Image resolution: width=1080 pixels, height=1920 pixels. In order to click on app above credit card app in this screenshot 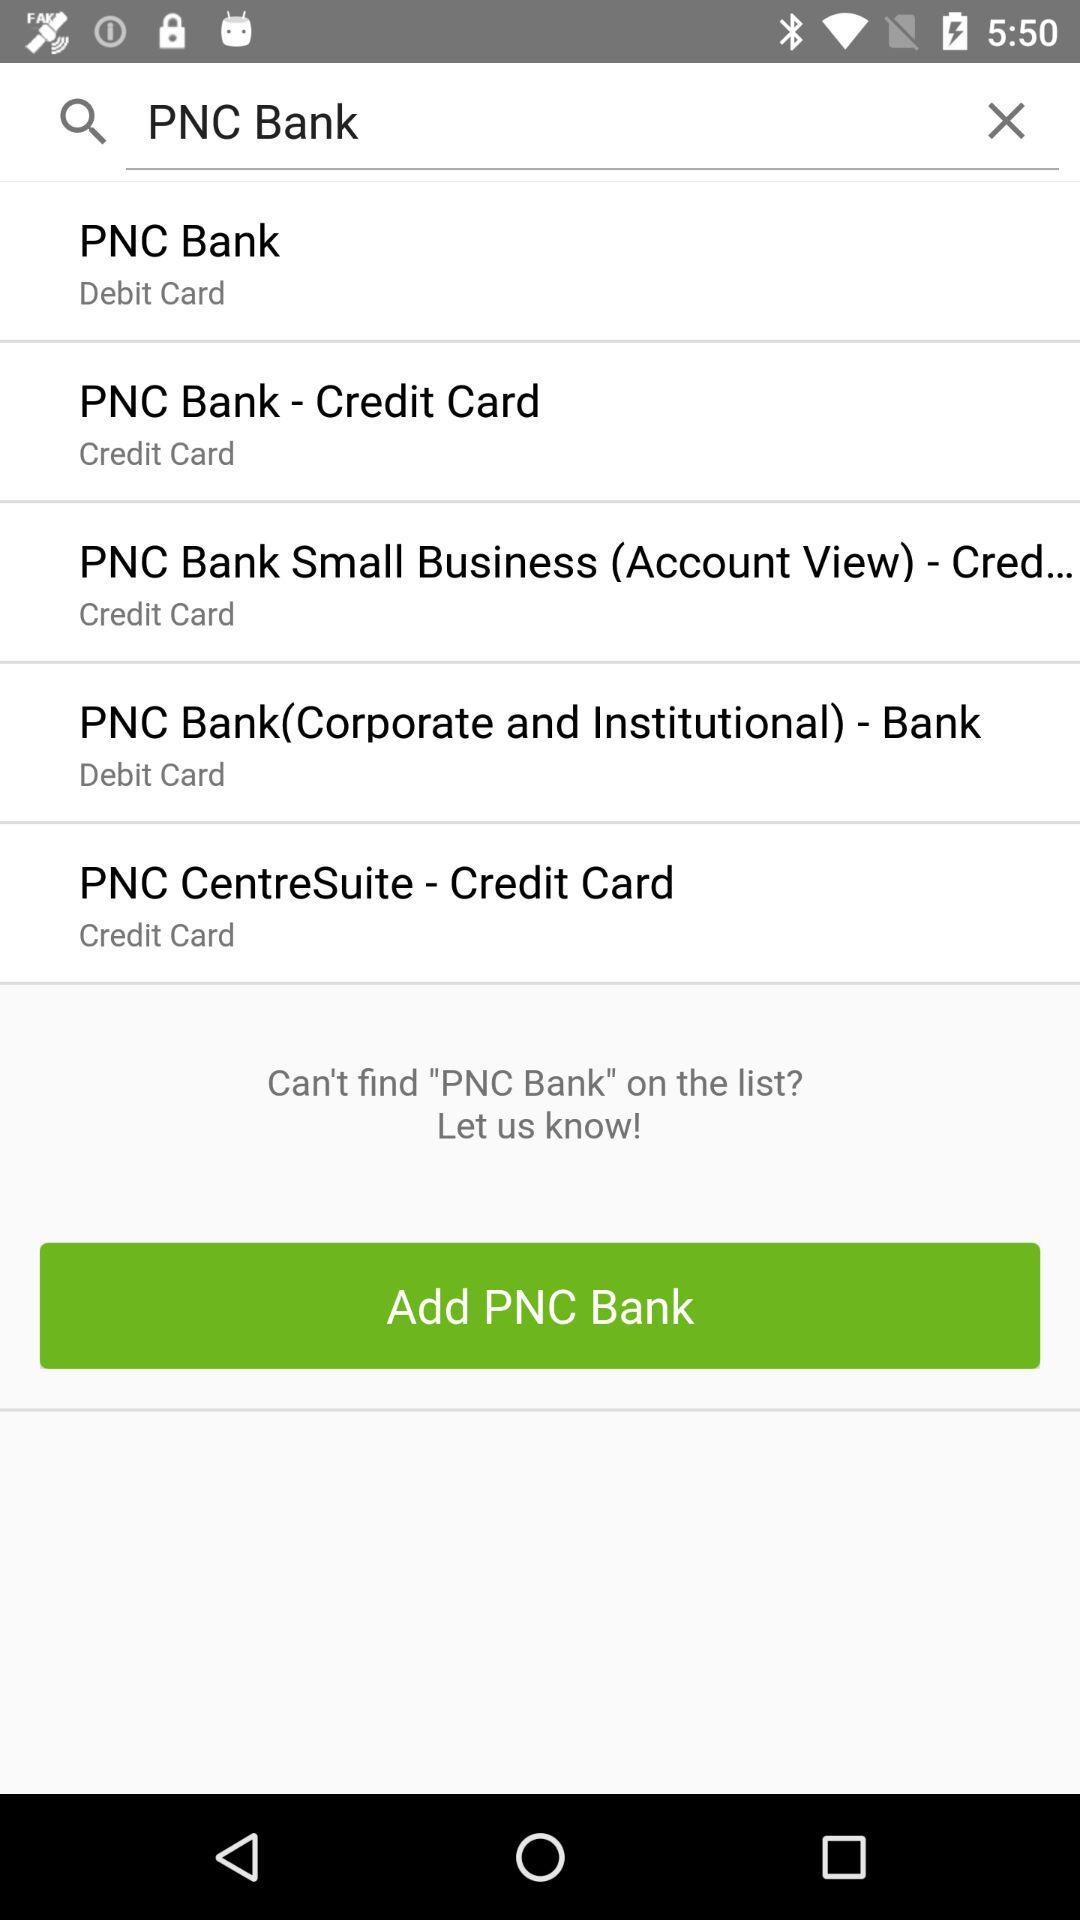, I will do `click(376, 876)`.